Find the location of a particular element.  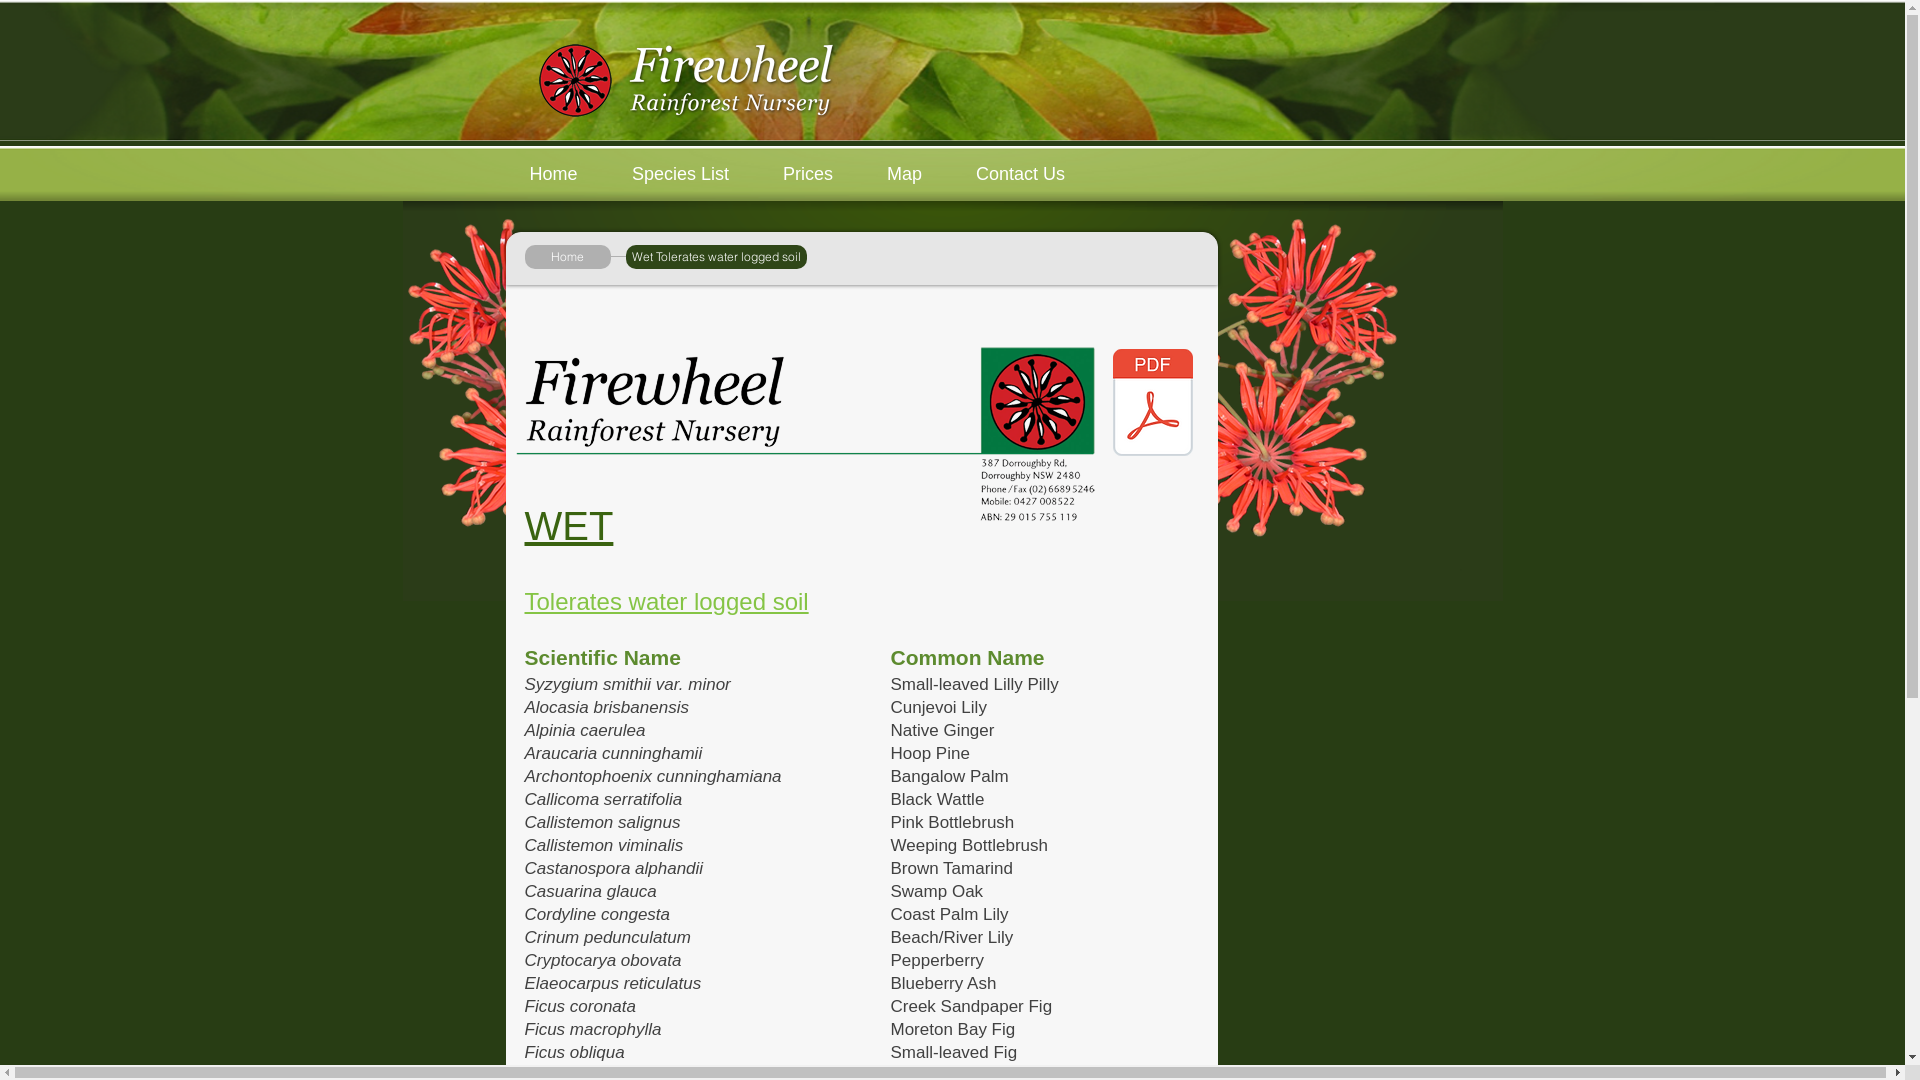

'Prices' is located at coordinates (807, 172).